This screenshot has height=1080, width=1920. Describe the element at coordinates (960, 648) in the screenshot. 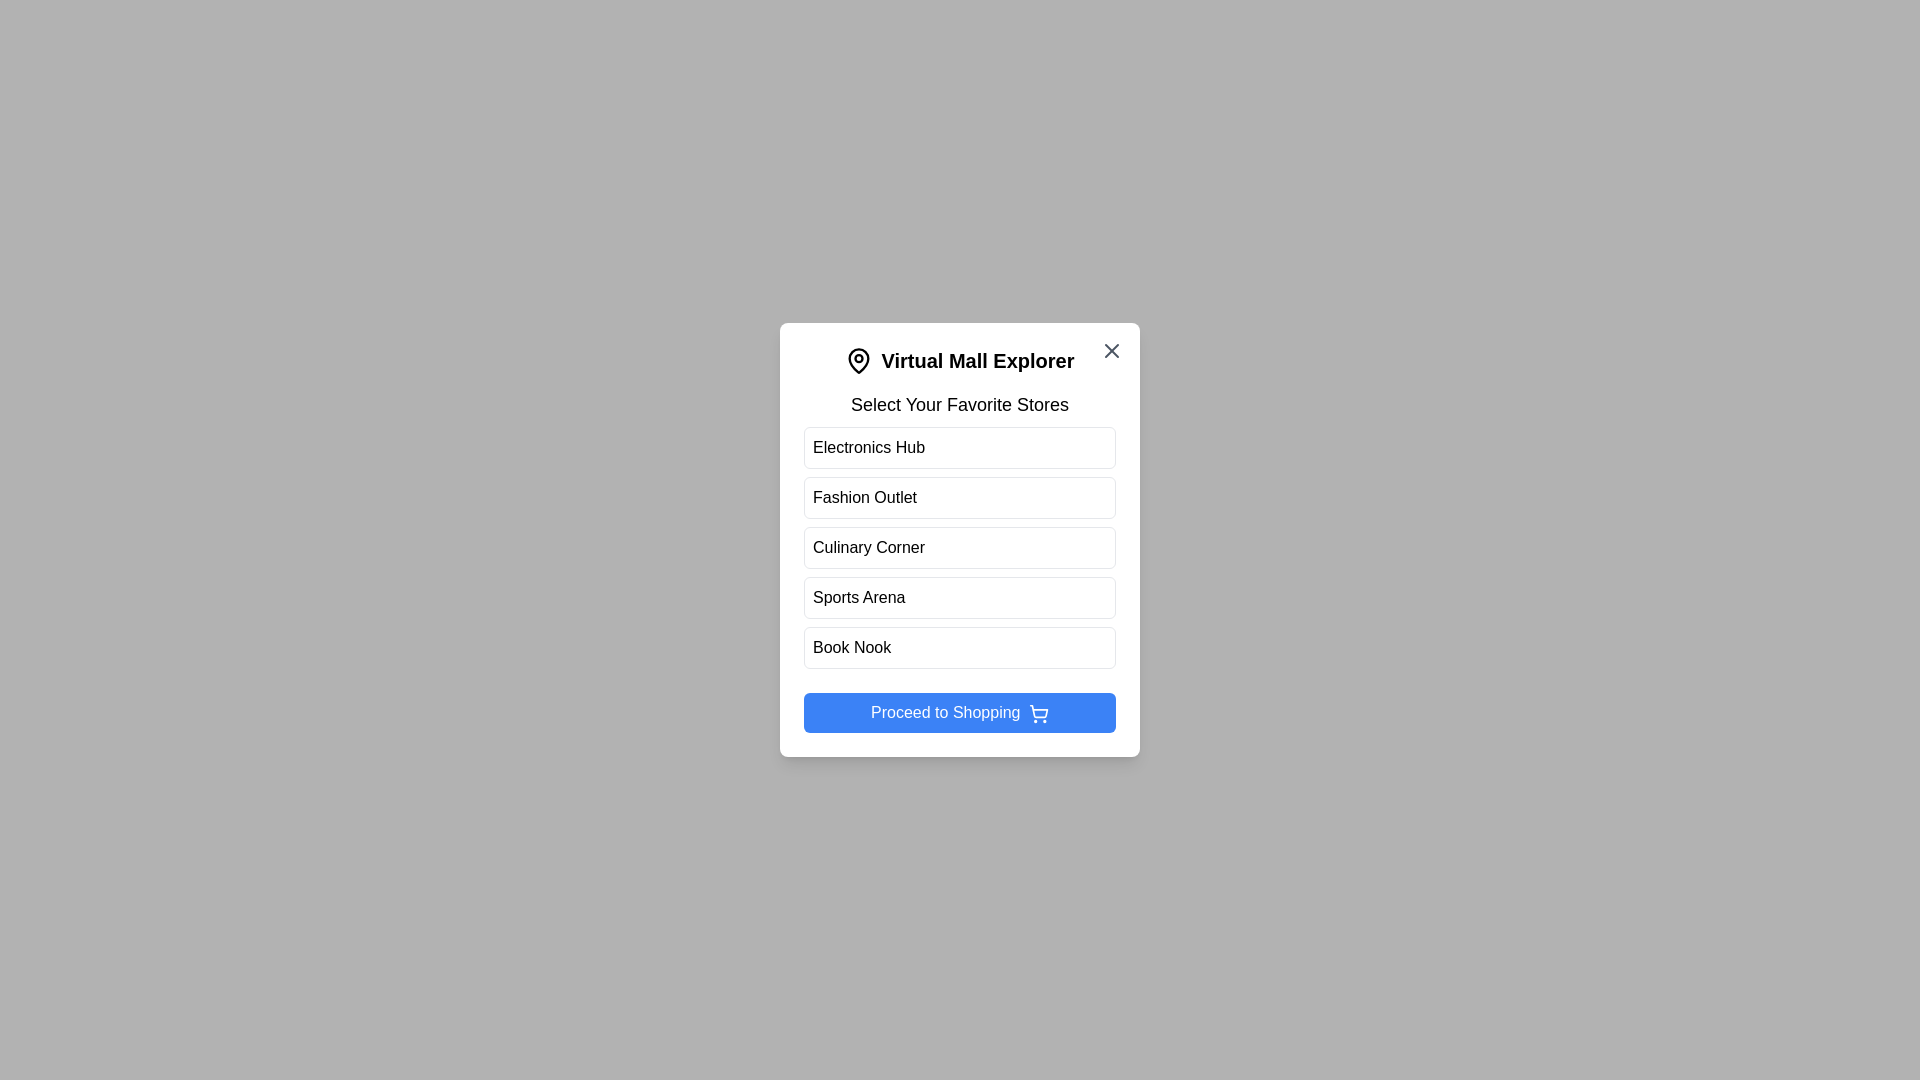

I see `the selectable button labeled 'Book Nook' in the category selection interface` at that location.